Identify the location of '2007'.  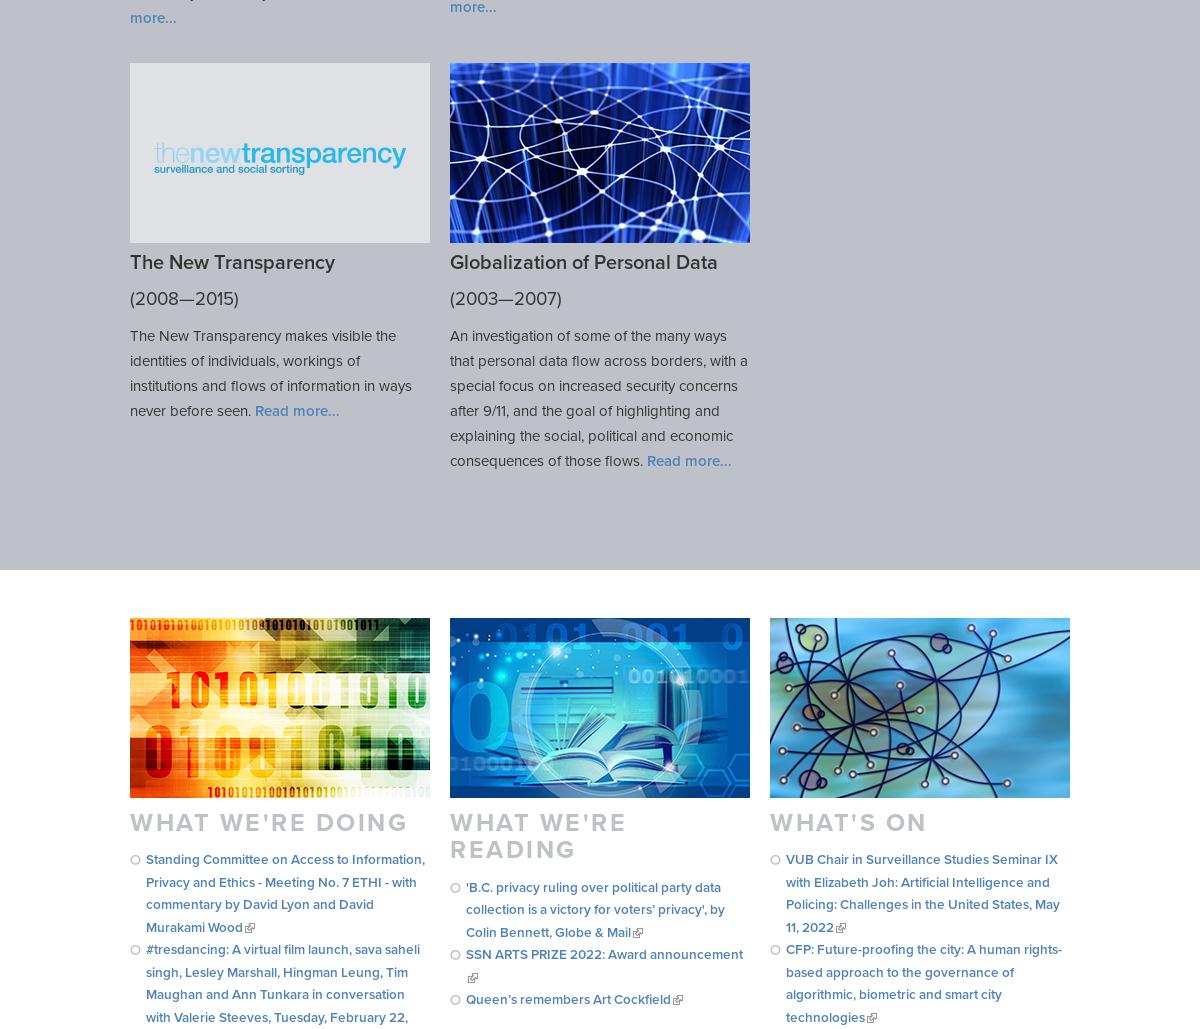
(534, 299).